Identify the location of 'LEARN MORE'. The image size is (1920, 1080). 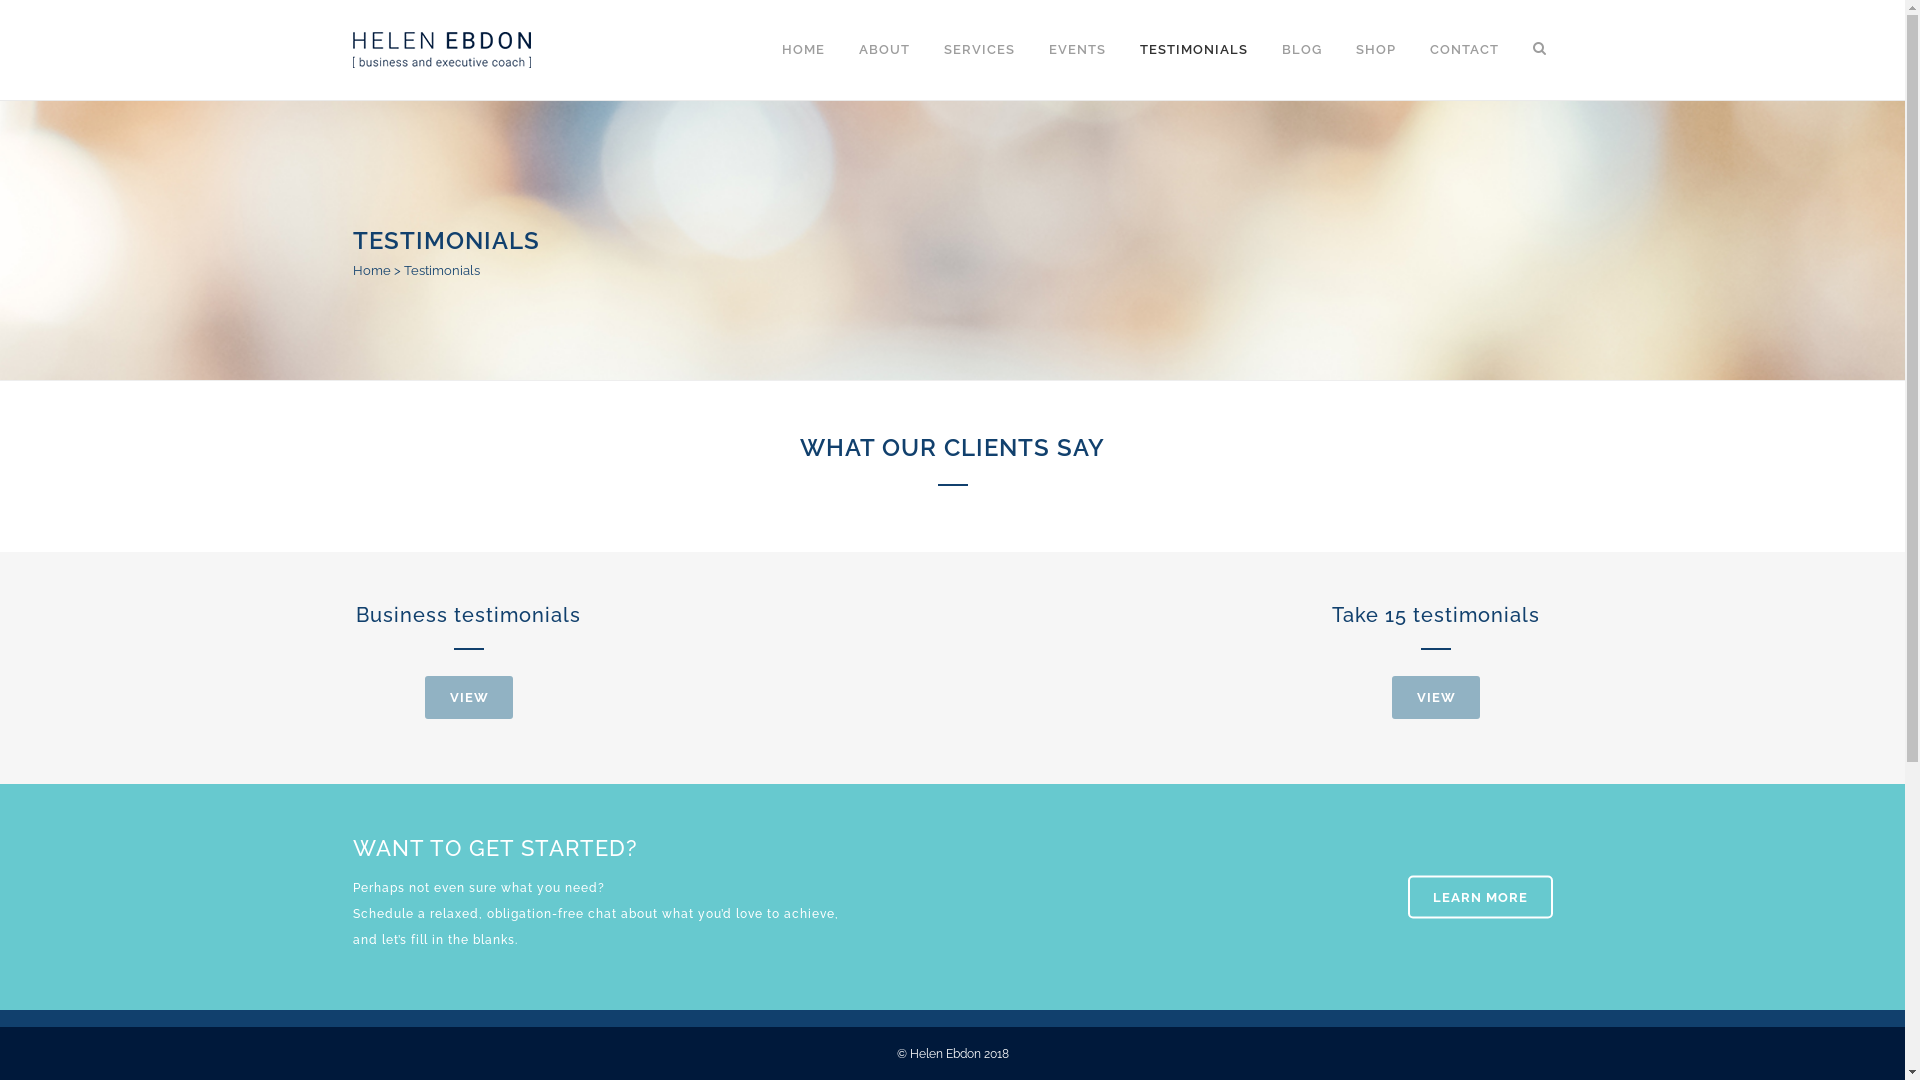
(1480, 896).